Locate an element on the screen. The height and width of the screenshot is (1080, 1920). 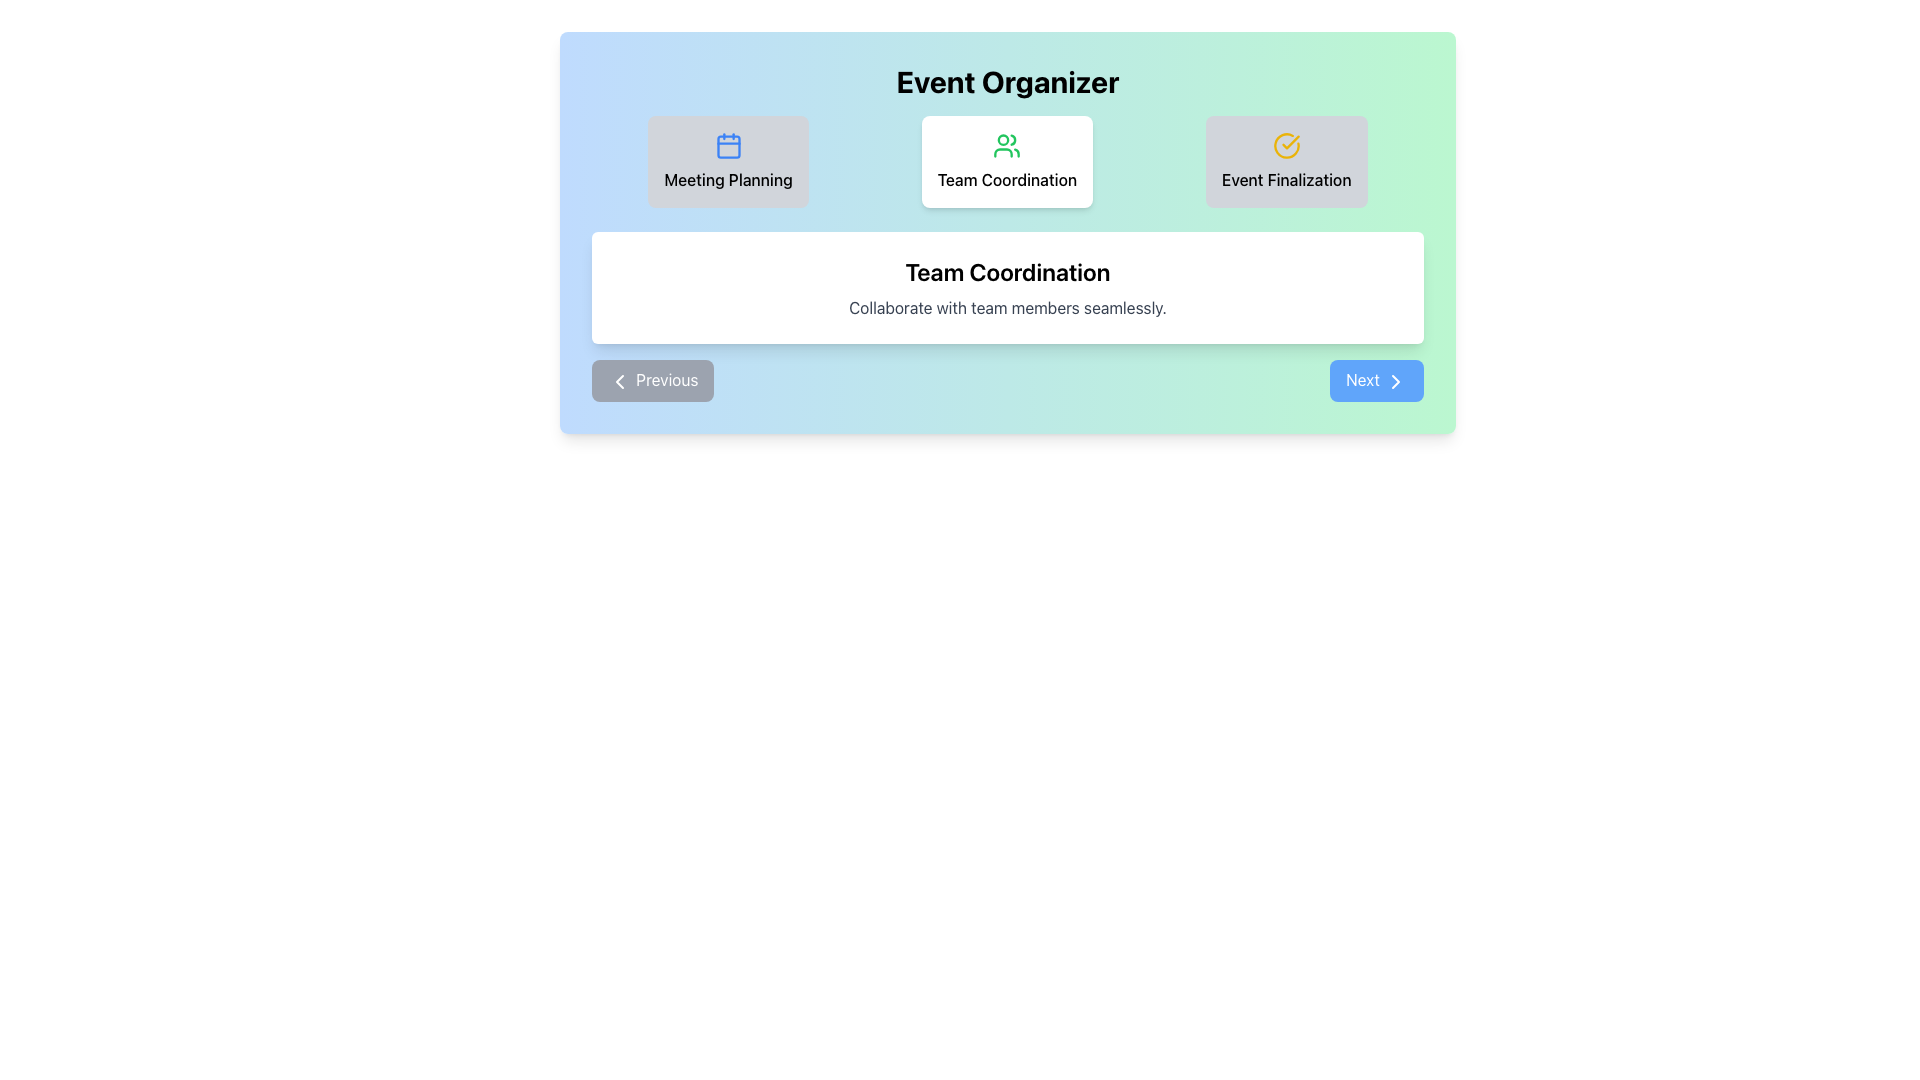
the non-interactive Text Label providing context for 'Team Coordination', positioned below the title within its card layout is located at coordinates (1008, 308).